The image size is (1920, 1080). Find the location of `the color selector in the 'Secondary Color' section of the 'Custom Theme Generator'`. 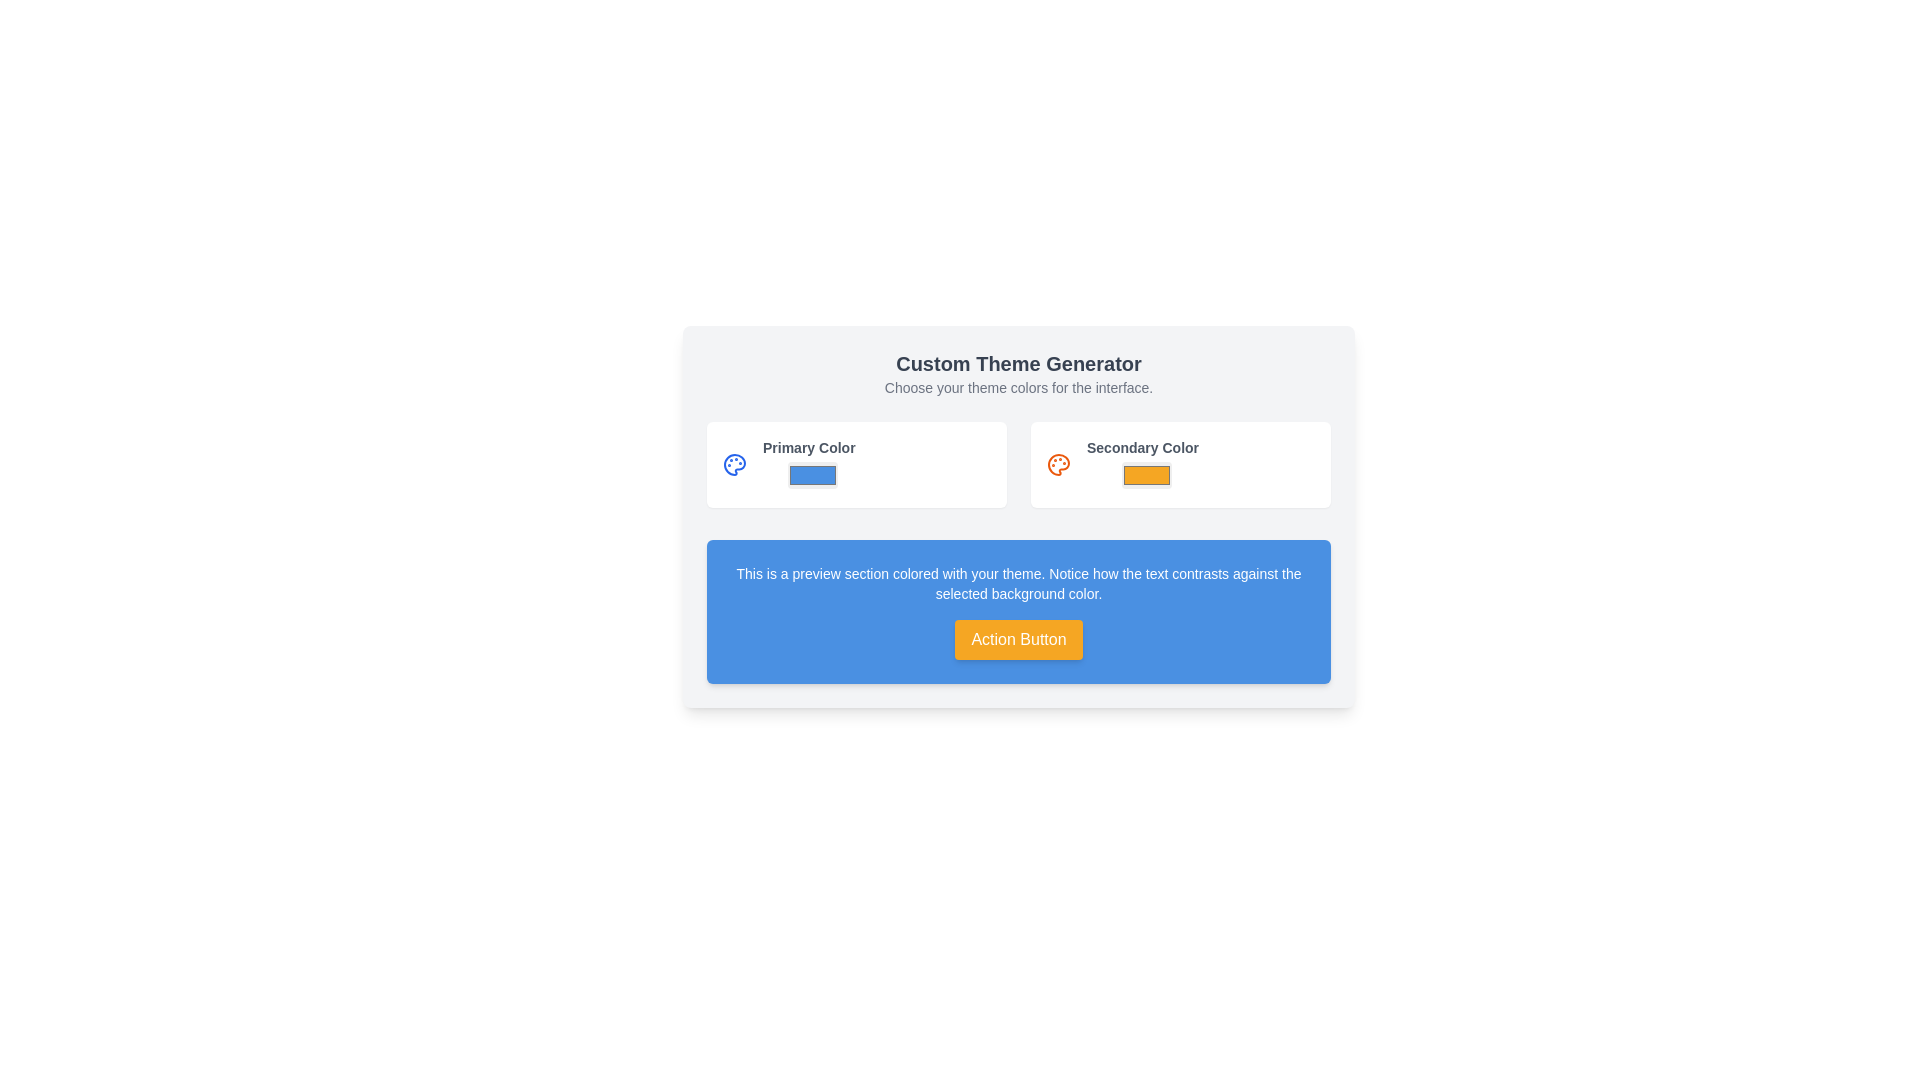

the color selector in the 'Secondary Color' section of the 'Custom Theme Generator' is located at coordinates (1142, 465).